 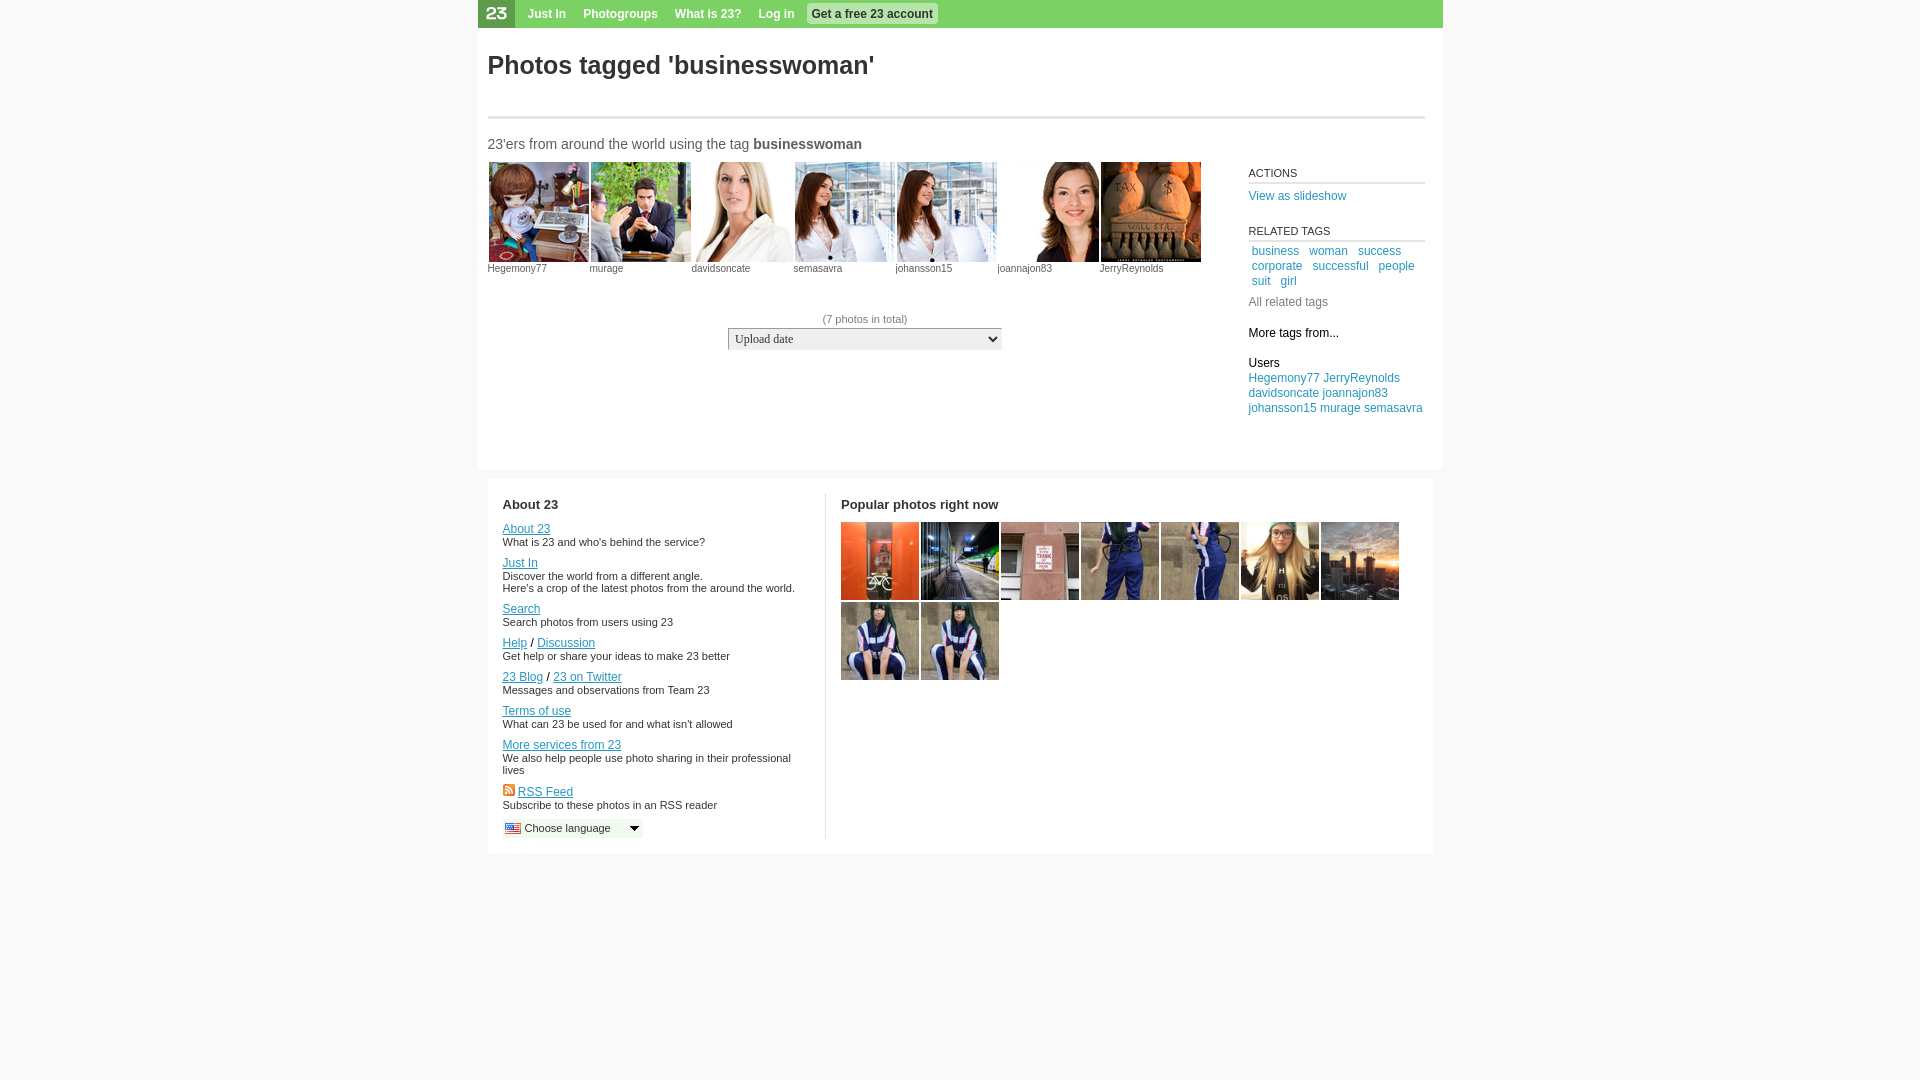 What do you see at coordinates (1287, 301) in the screenshot?
I see `'All related tags'` at bounding box center [1287, 301].